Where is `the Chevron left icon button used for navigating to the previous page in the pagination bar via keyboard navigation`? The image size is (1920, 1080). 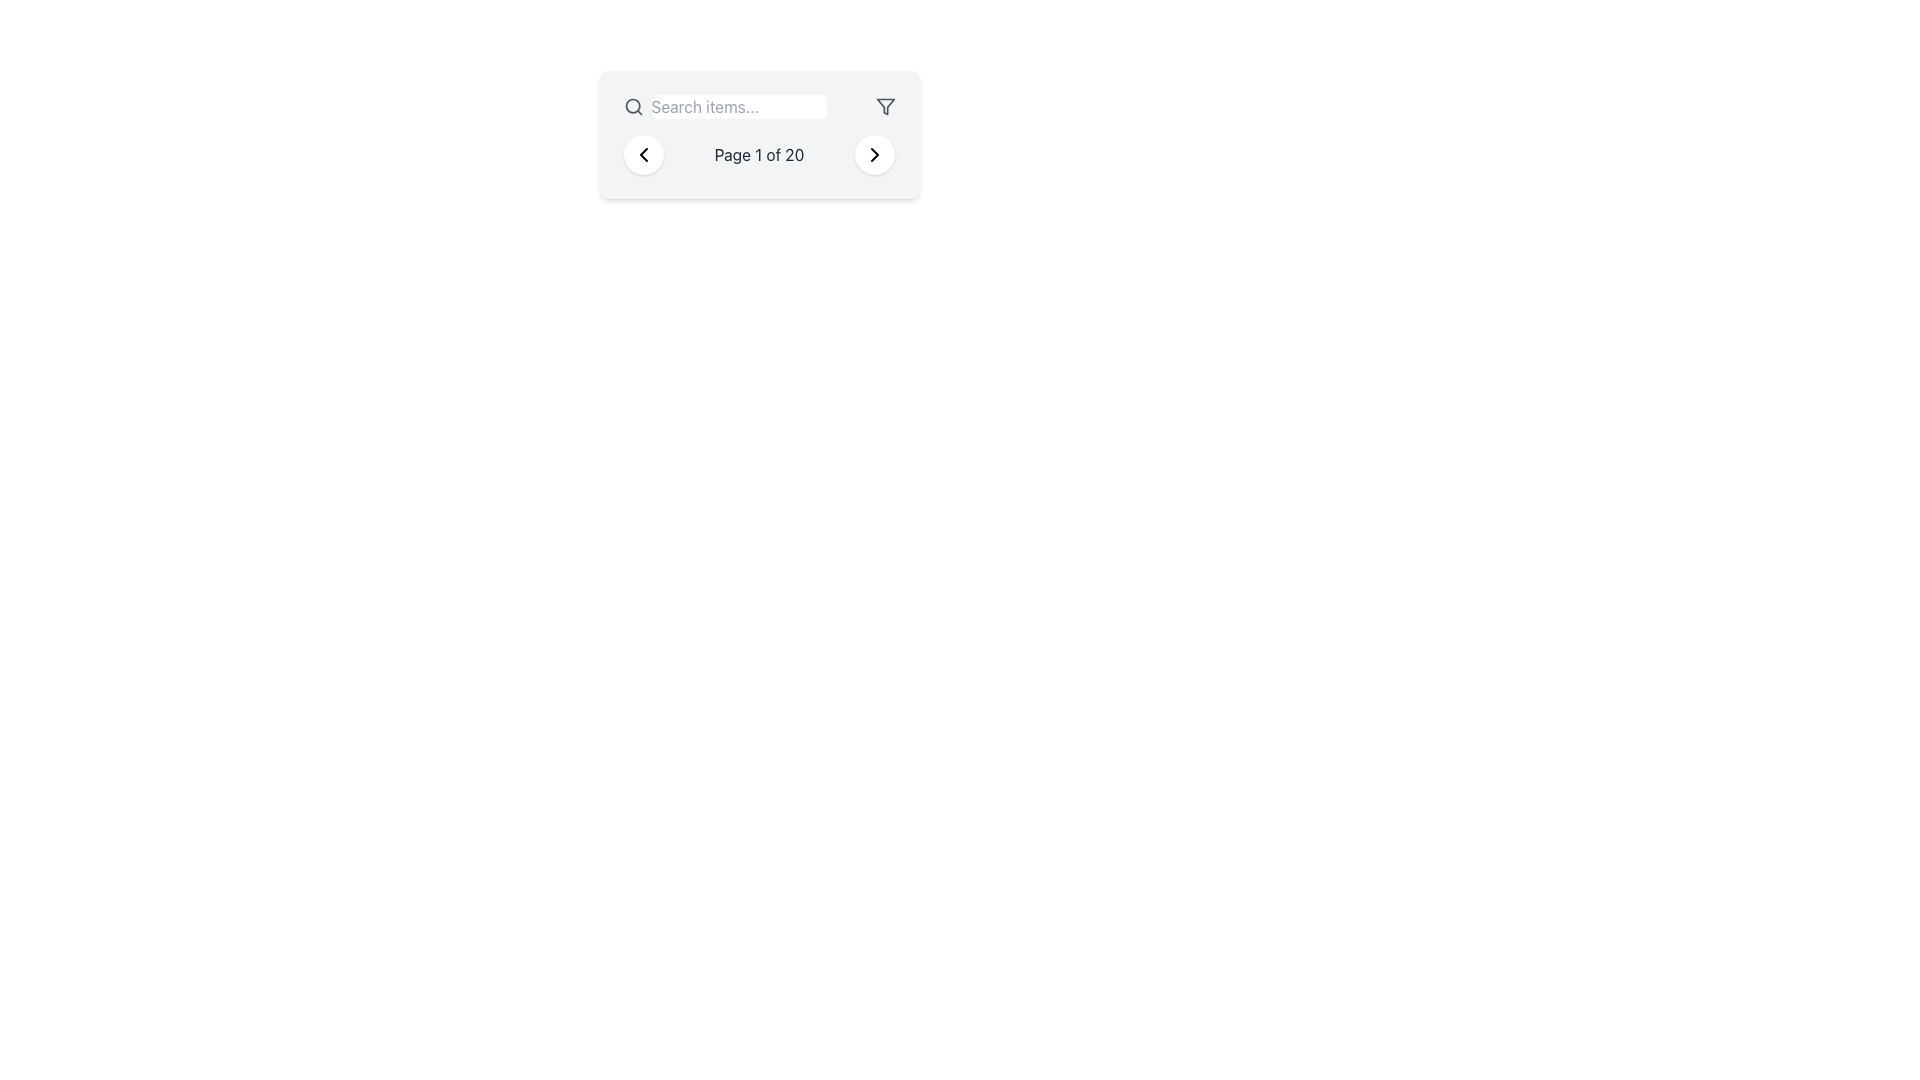
the Chevron left icon button used for navigating to the previous page in the pagination bar via keyboard navigation is located at coordinates (643, 153).